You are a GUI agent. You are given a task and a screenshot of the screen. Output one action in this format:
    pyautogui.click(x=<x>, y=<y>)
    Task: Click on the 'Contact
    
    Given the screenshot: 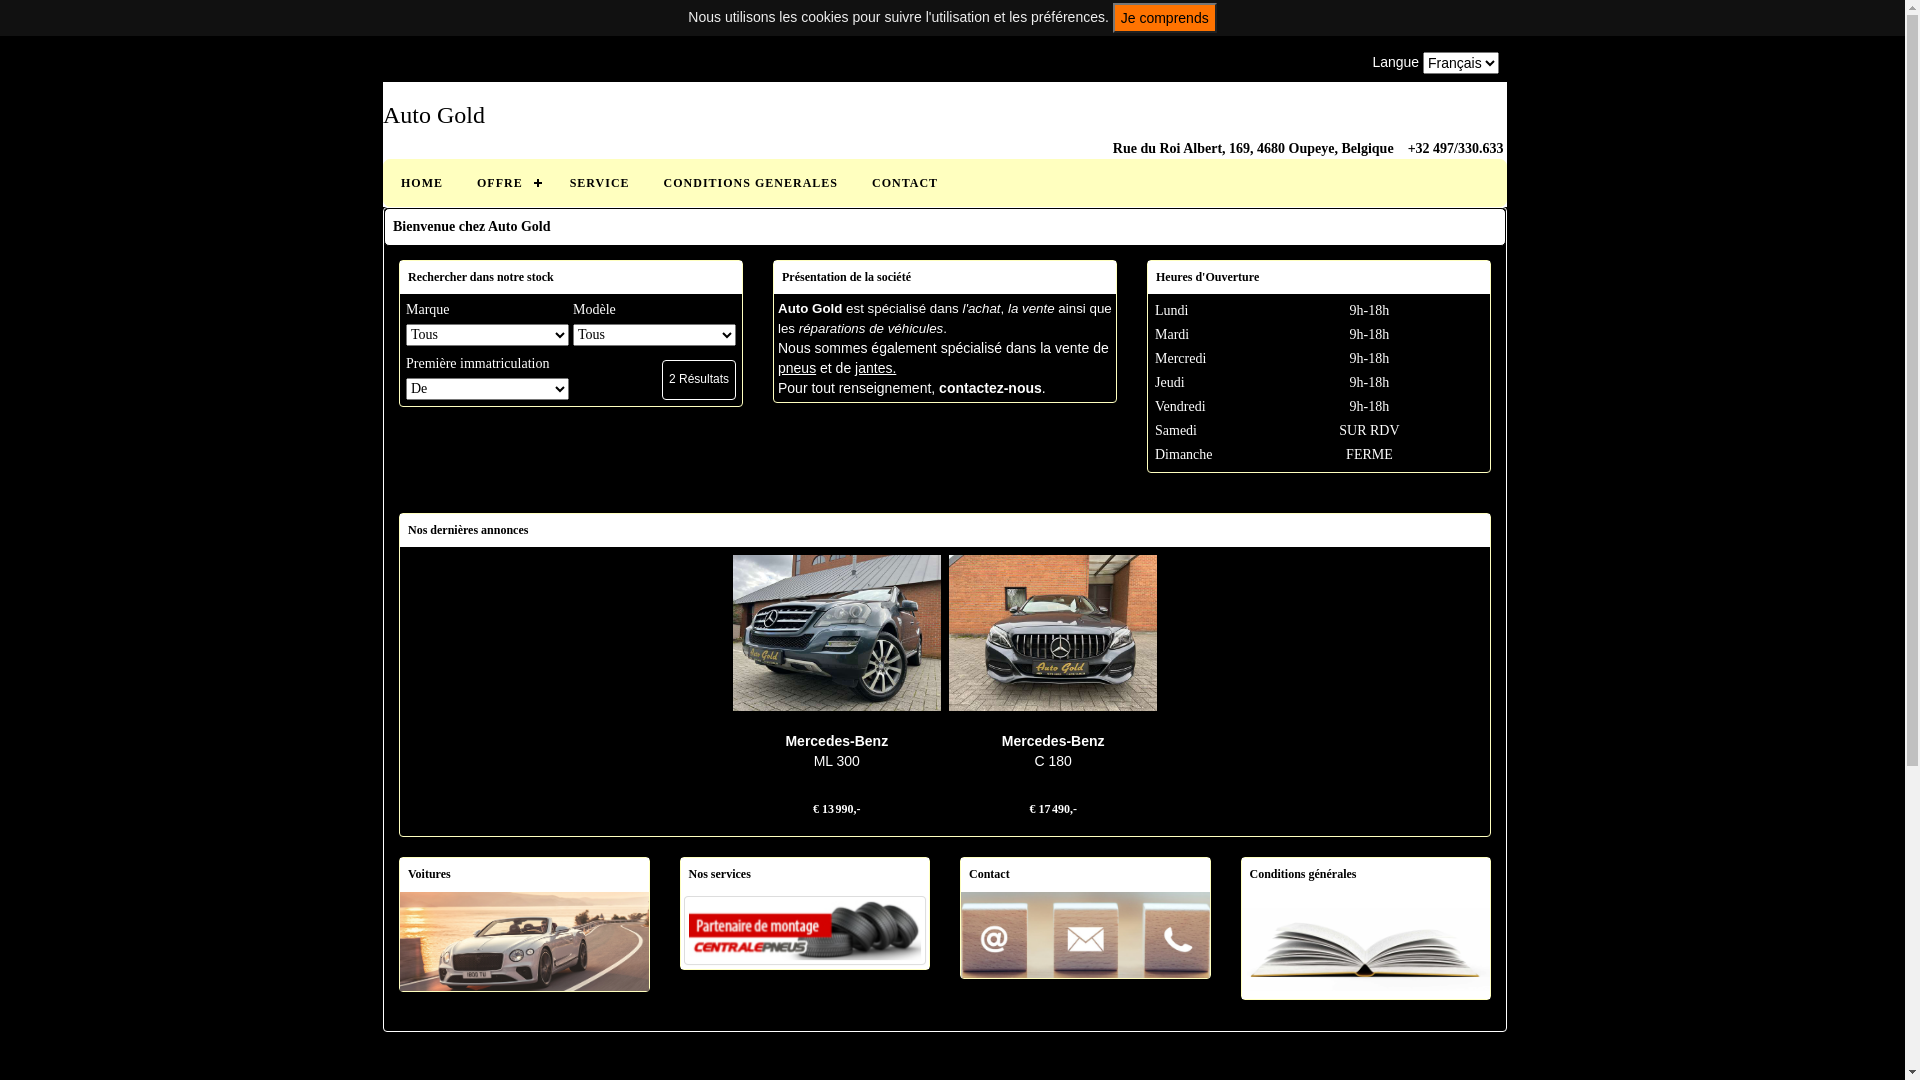 What is the action you would take?
    pyautogui.click(x=1084, y=932)
    